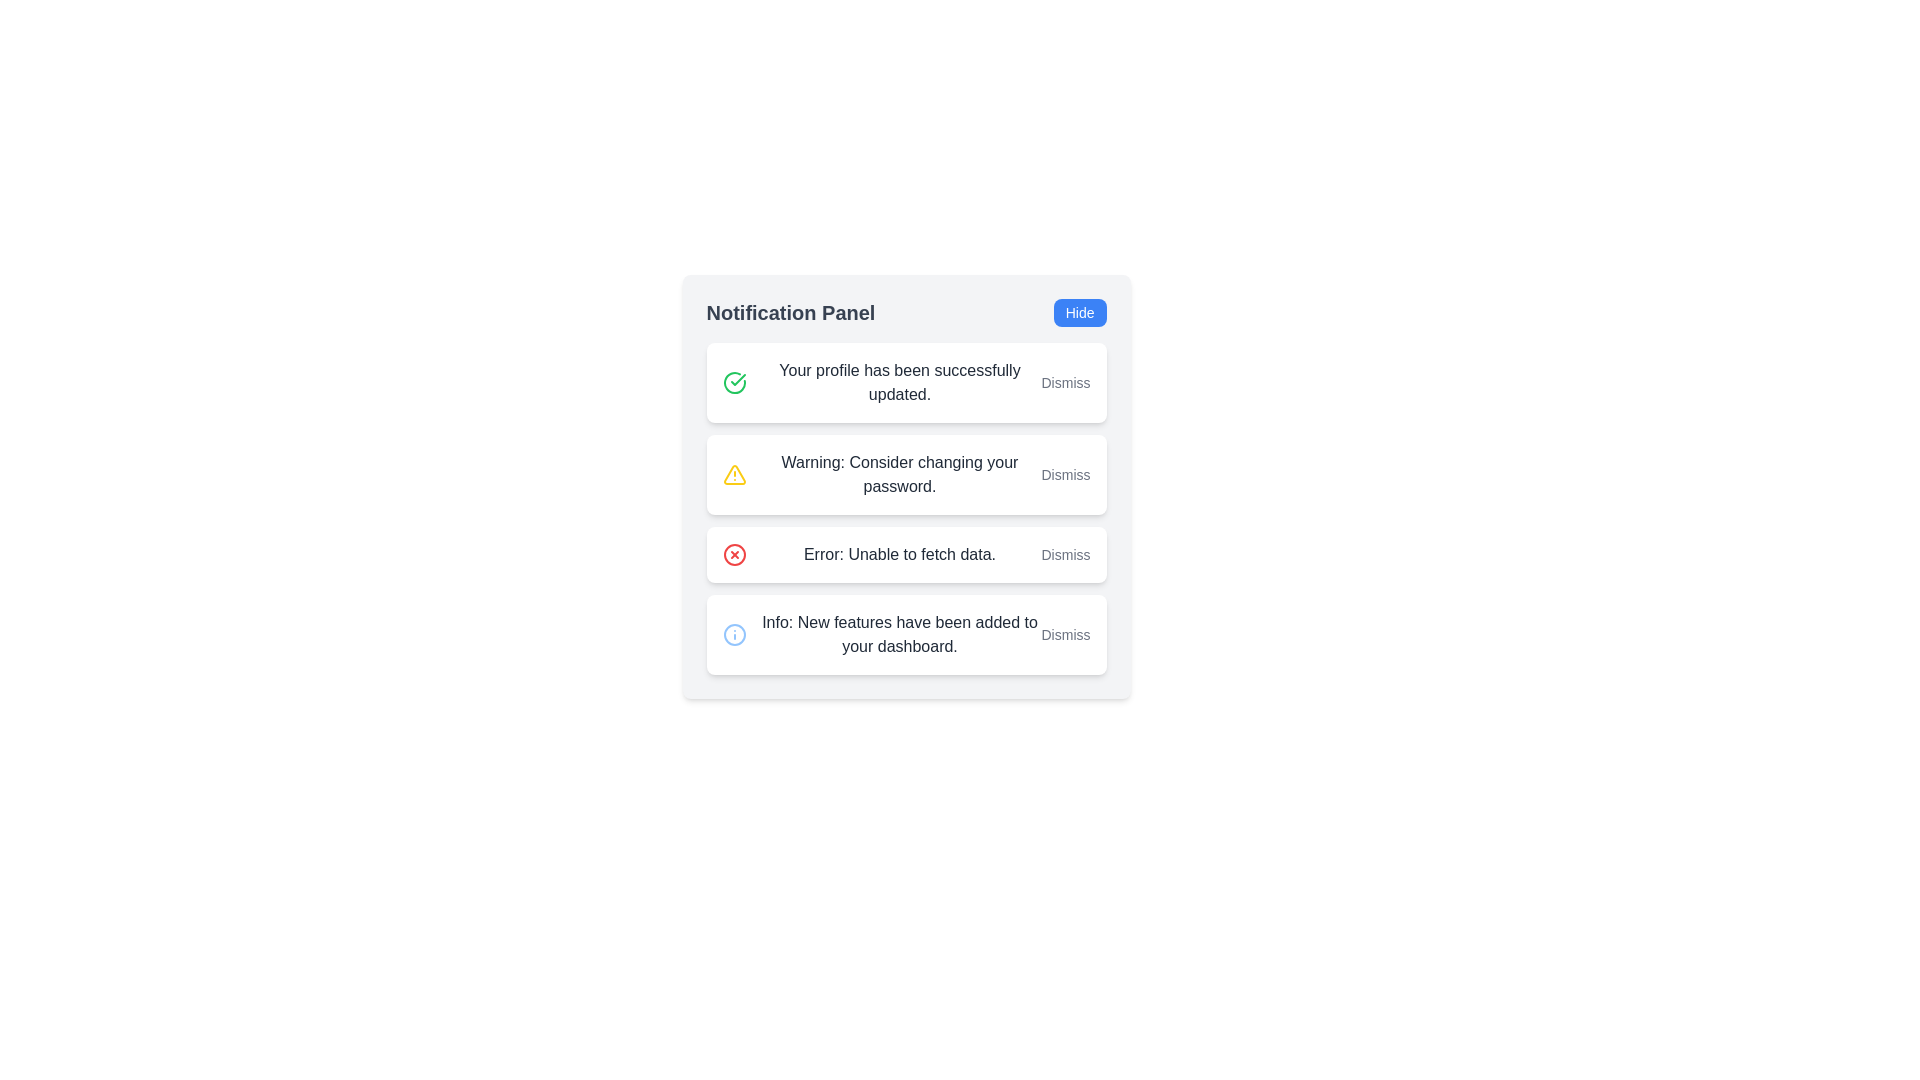 The image size is (1920, 1080). What do you see at coordinates (905, 555) in the screenshot?
I see `the third notification alert box that indicates a data fetching error` at bounding box center [905, 555].